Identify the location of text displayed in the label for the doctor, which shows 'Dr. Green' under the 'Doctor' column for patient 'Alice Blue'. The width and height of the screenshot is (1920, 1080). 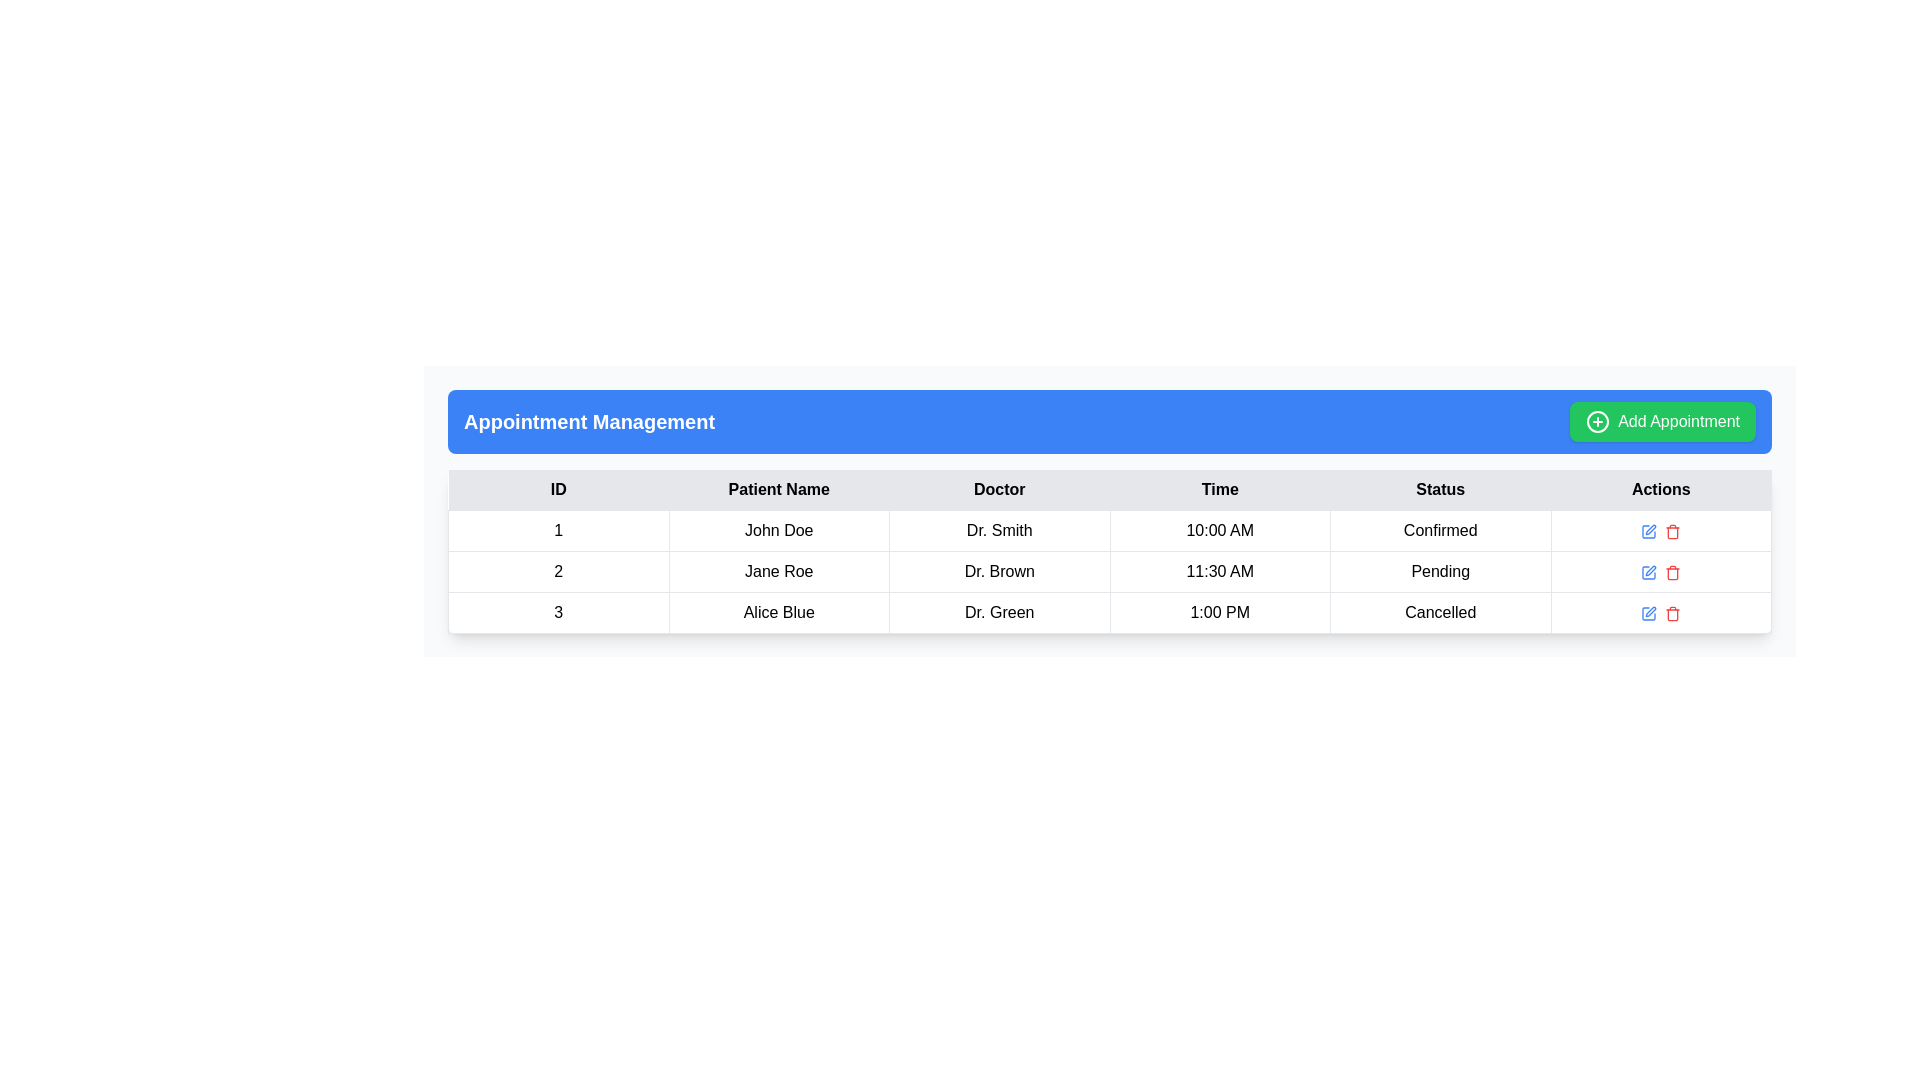
(999, 612).